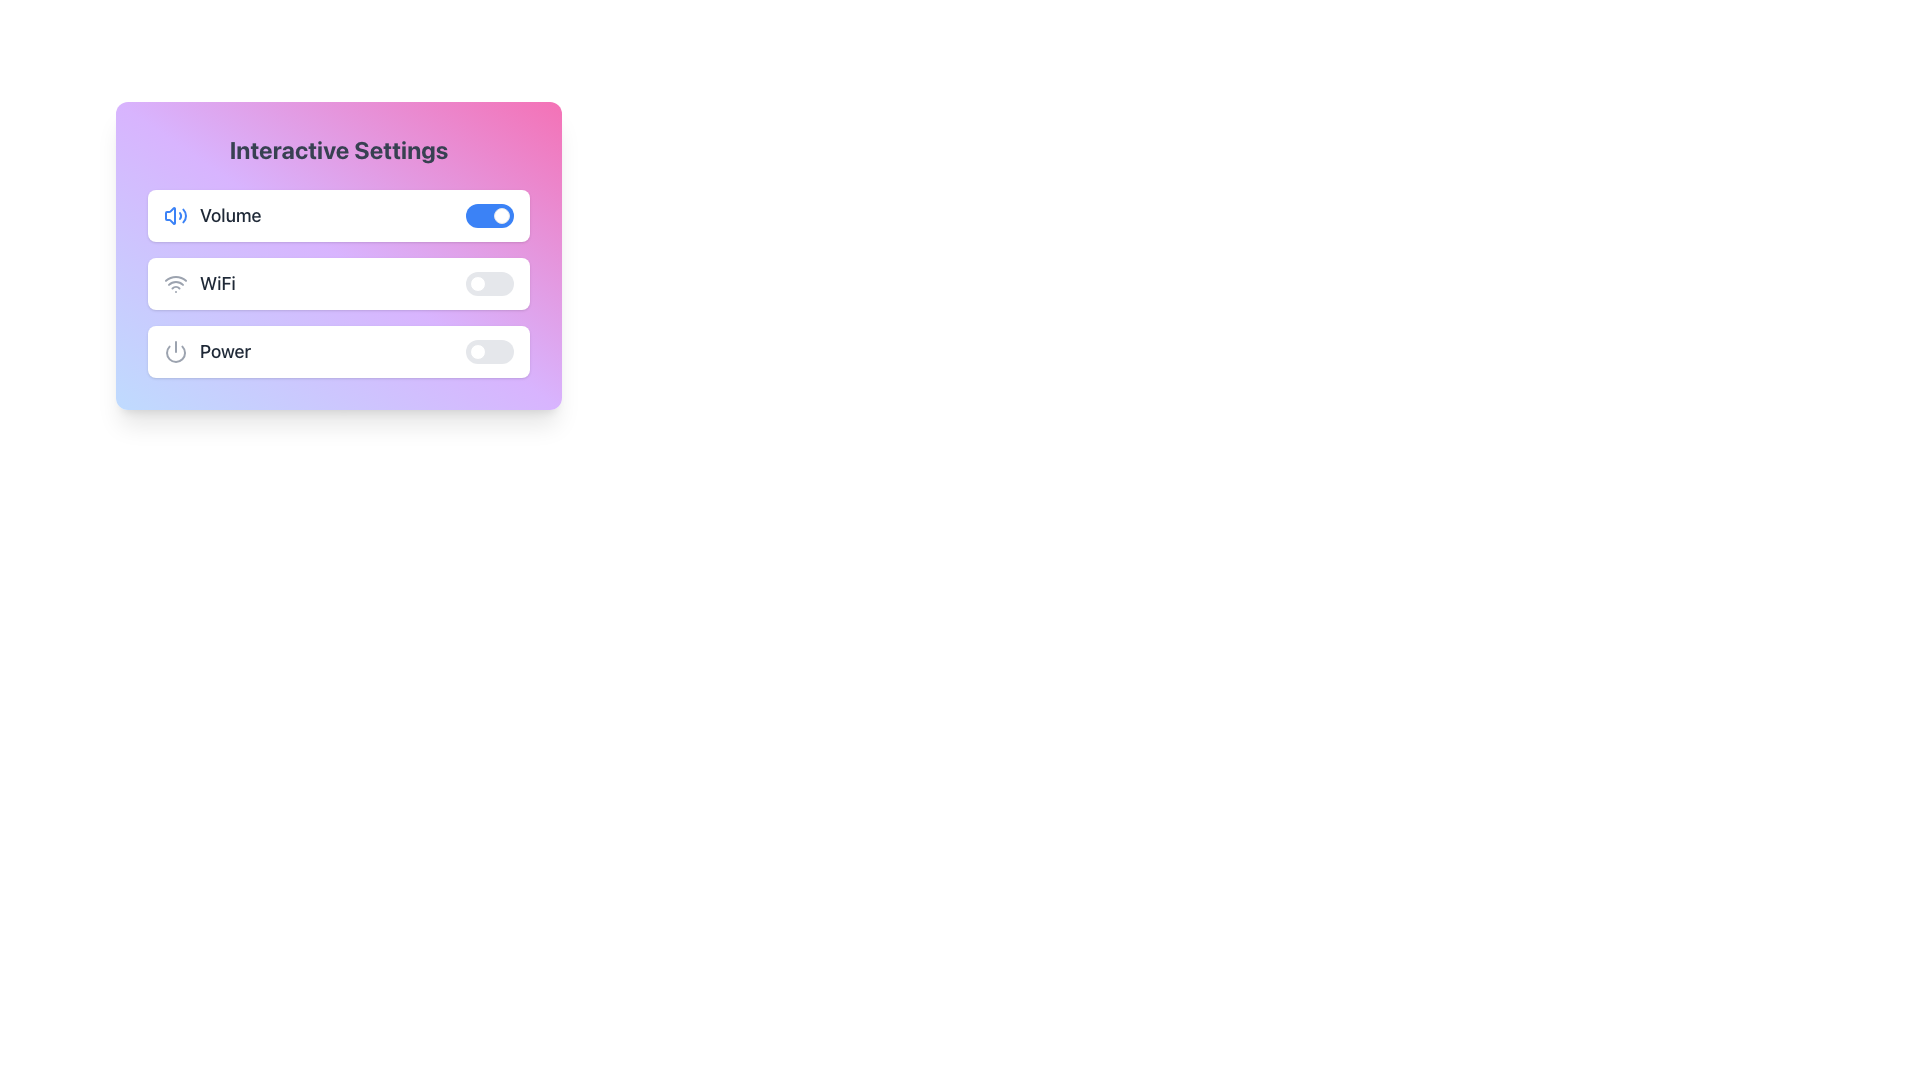 Image resolution: width=1920 pixels, height=1080 pixels. I want to click on the 'Power' icon, which is located at the leftmost side of the third row in the Interactive Settings panel, directly to the left of the label 'Power', so click(176, 350).